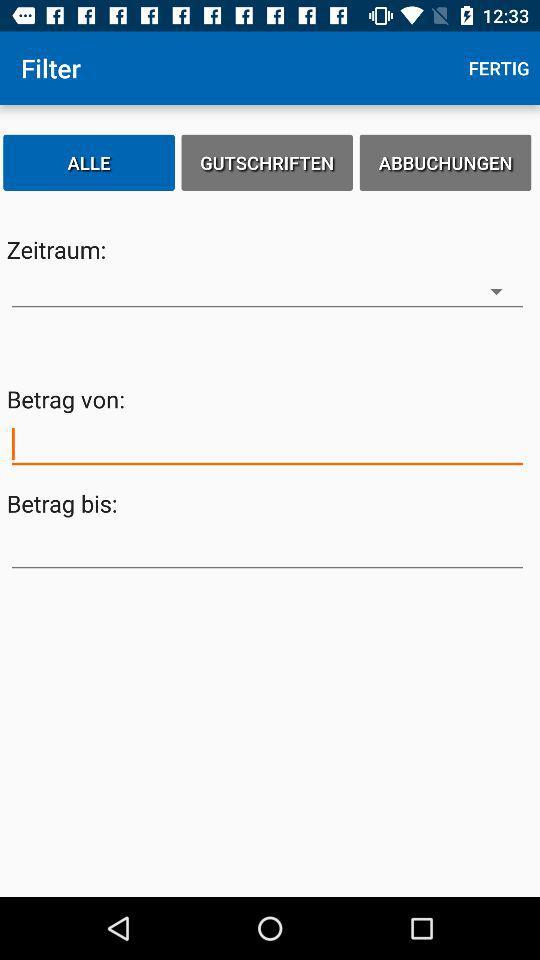 This screenshot has width=540, height=960. Describe the element at coordinates (445, 161) in the screenshot. I see `the abbuchungen icon` at that location.